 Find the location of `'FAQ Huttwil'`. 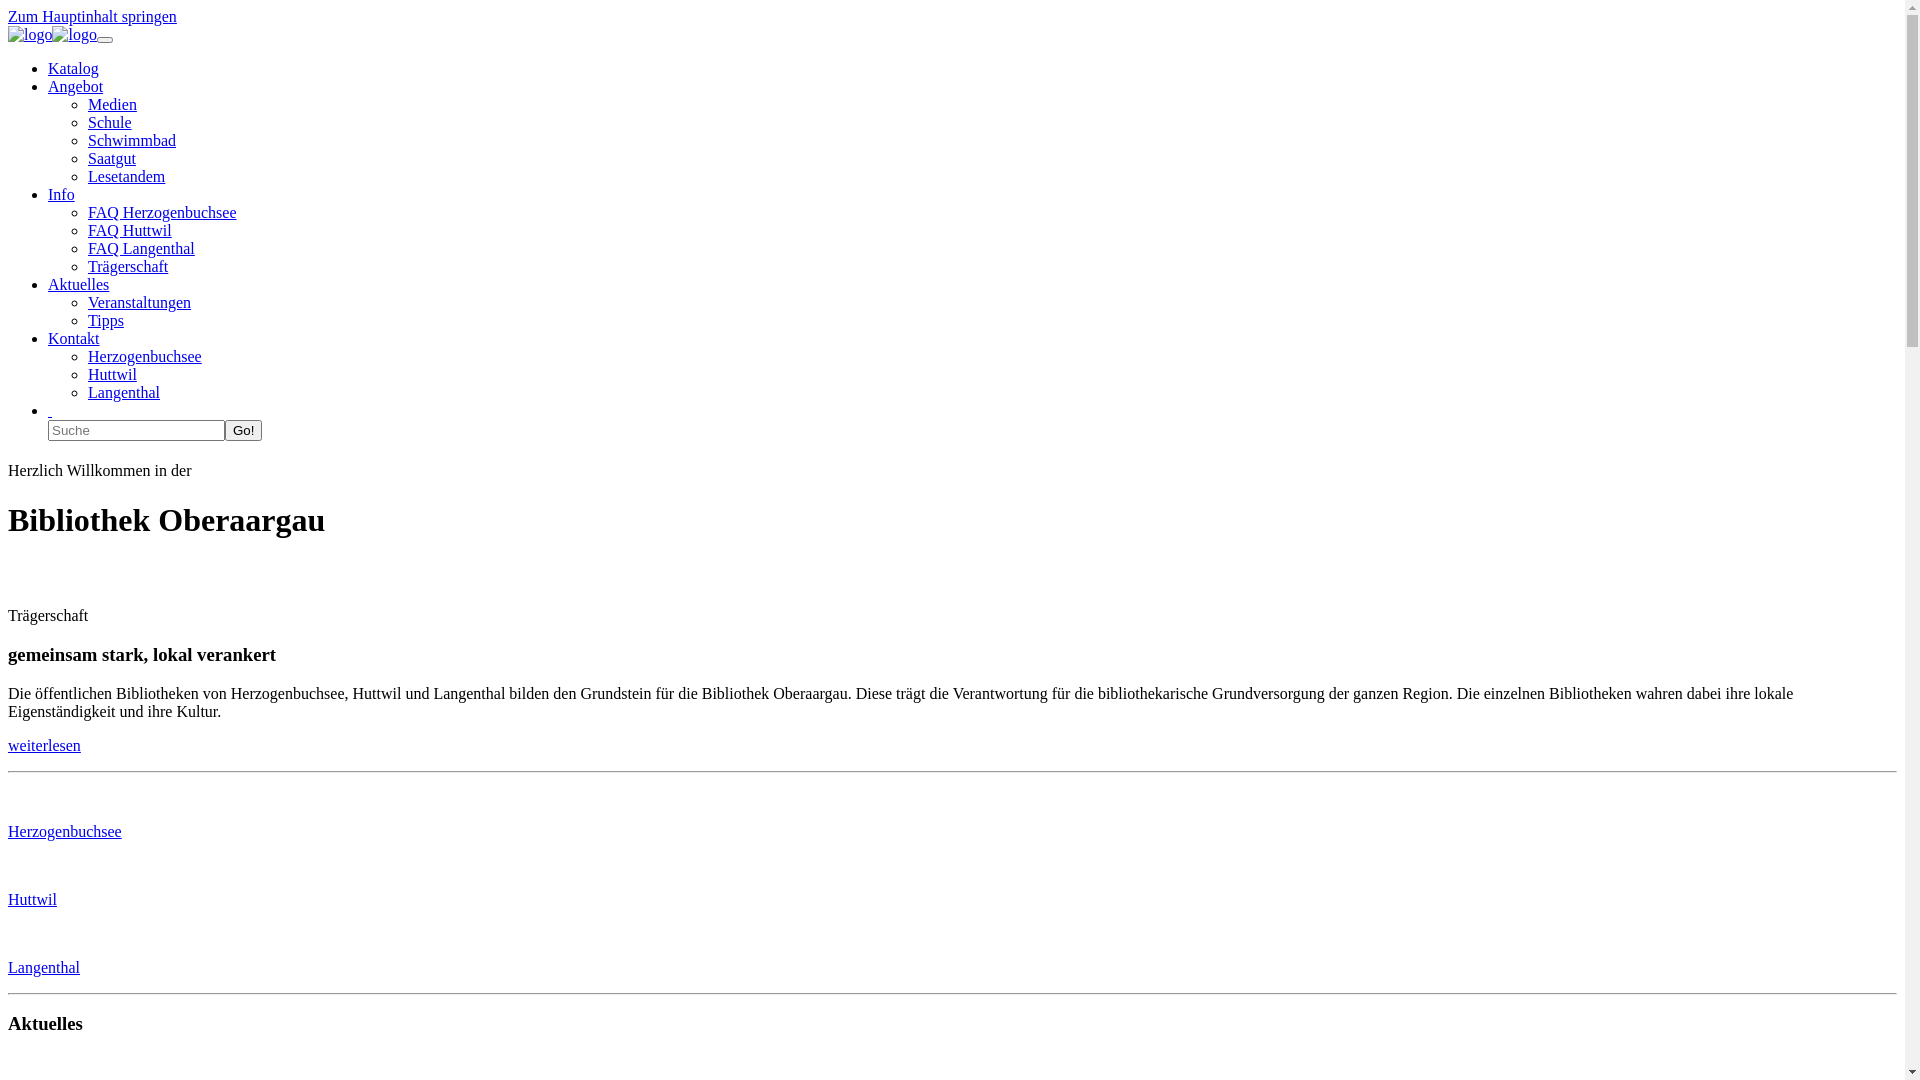

'FAQ Huttwil' is located at coordinates (86, 229).